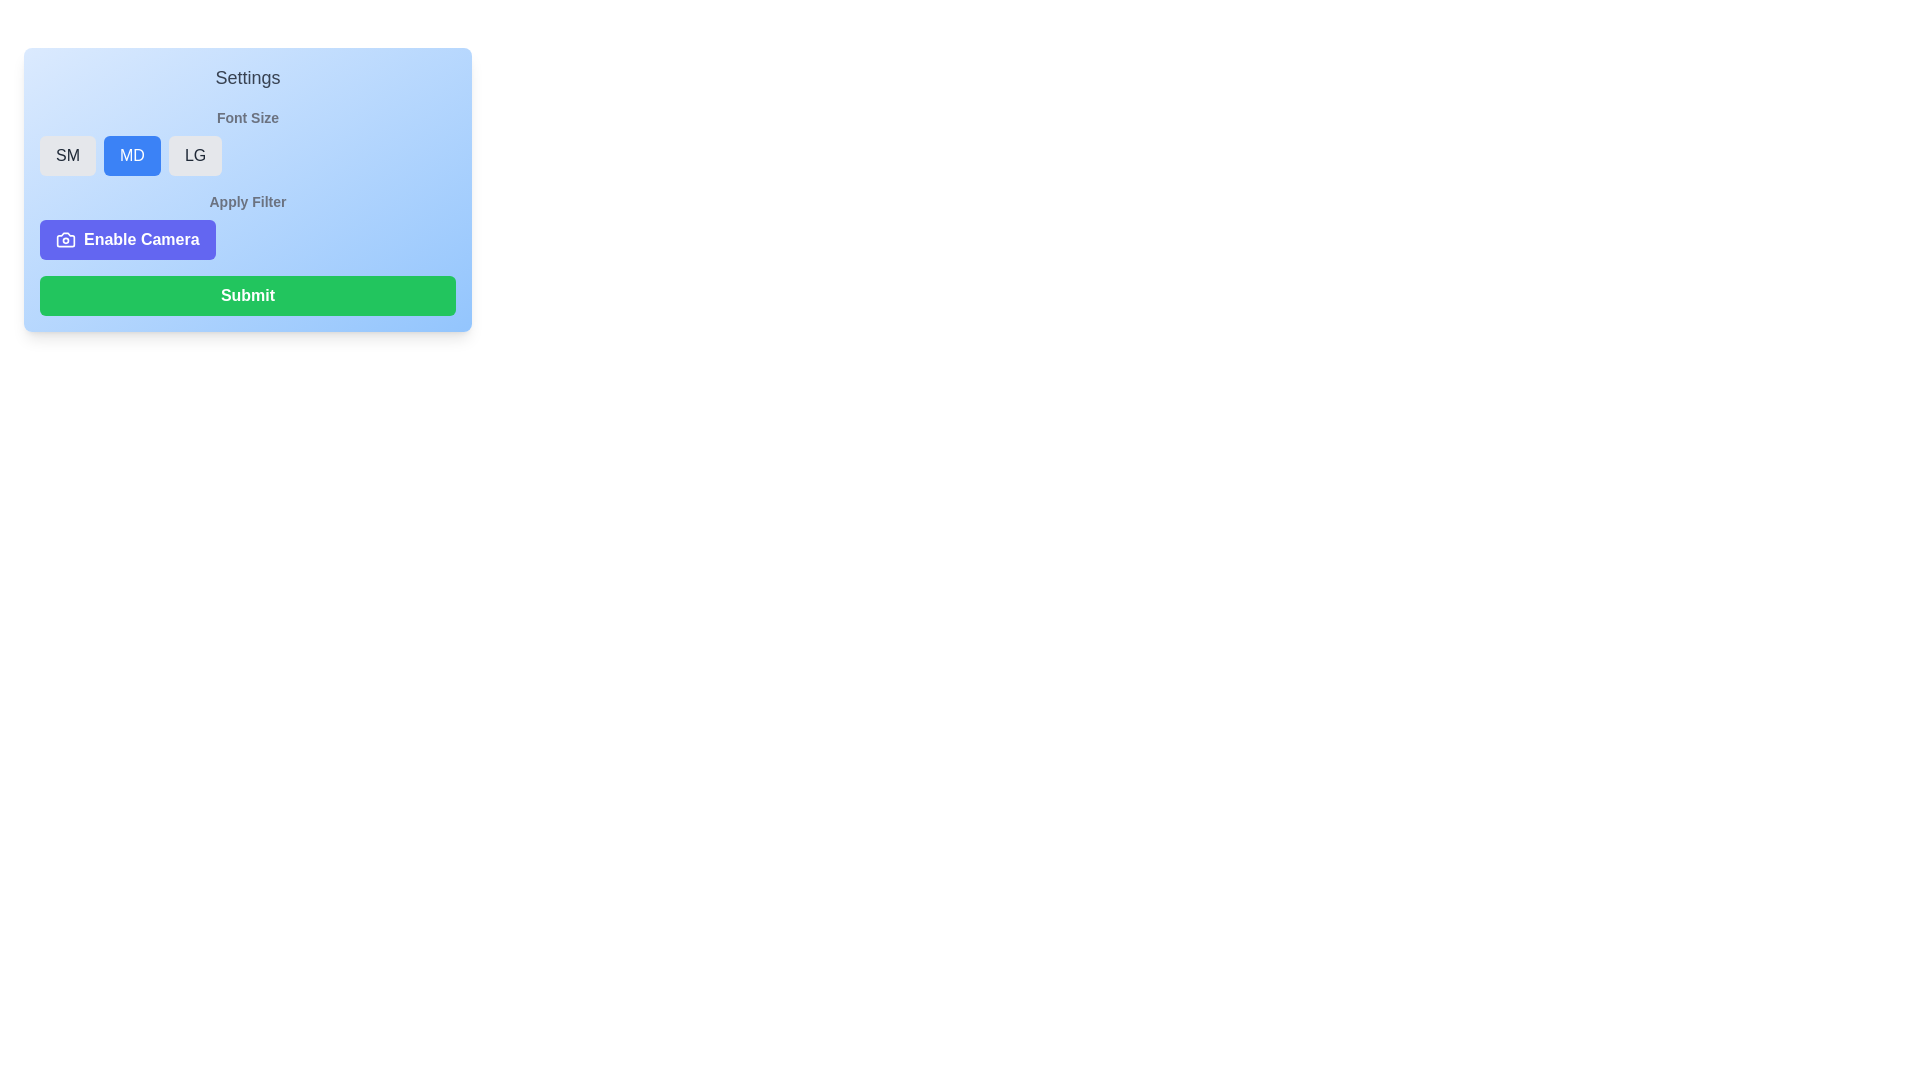 The image size is (1920, 1080). What do you see at coordinates (131, 154) in the screenshot?
I see `the 'Medium' font size button, which is the second button from the left in a row of three buttons labeled 'SM', 'MD', and 'LG', located beneath the 'Font Size' label` at bounding box center [131, 154].